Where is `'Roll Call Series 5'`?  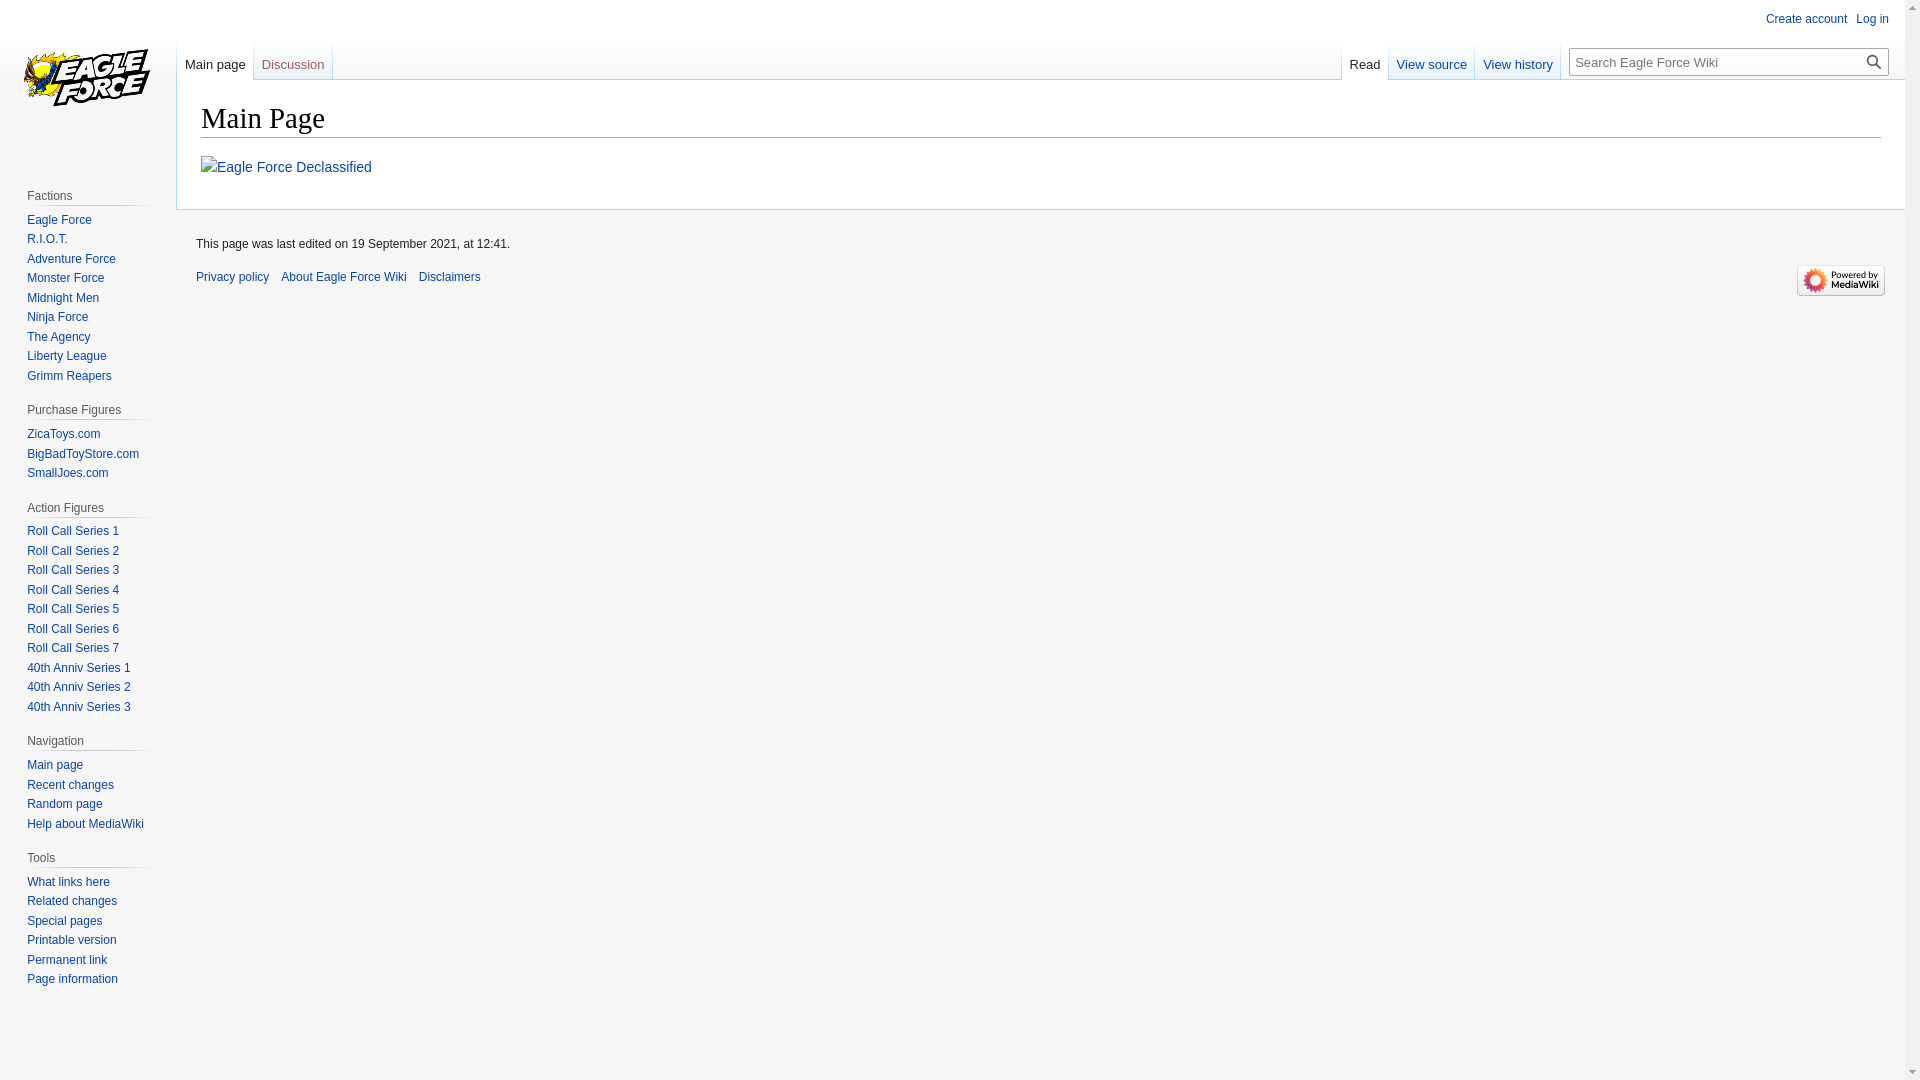 'Roll Call Series 5' is located at coordinates (72, 608).